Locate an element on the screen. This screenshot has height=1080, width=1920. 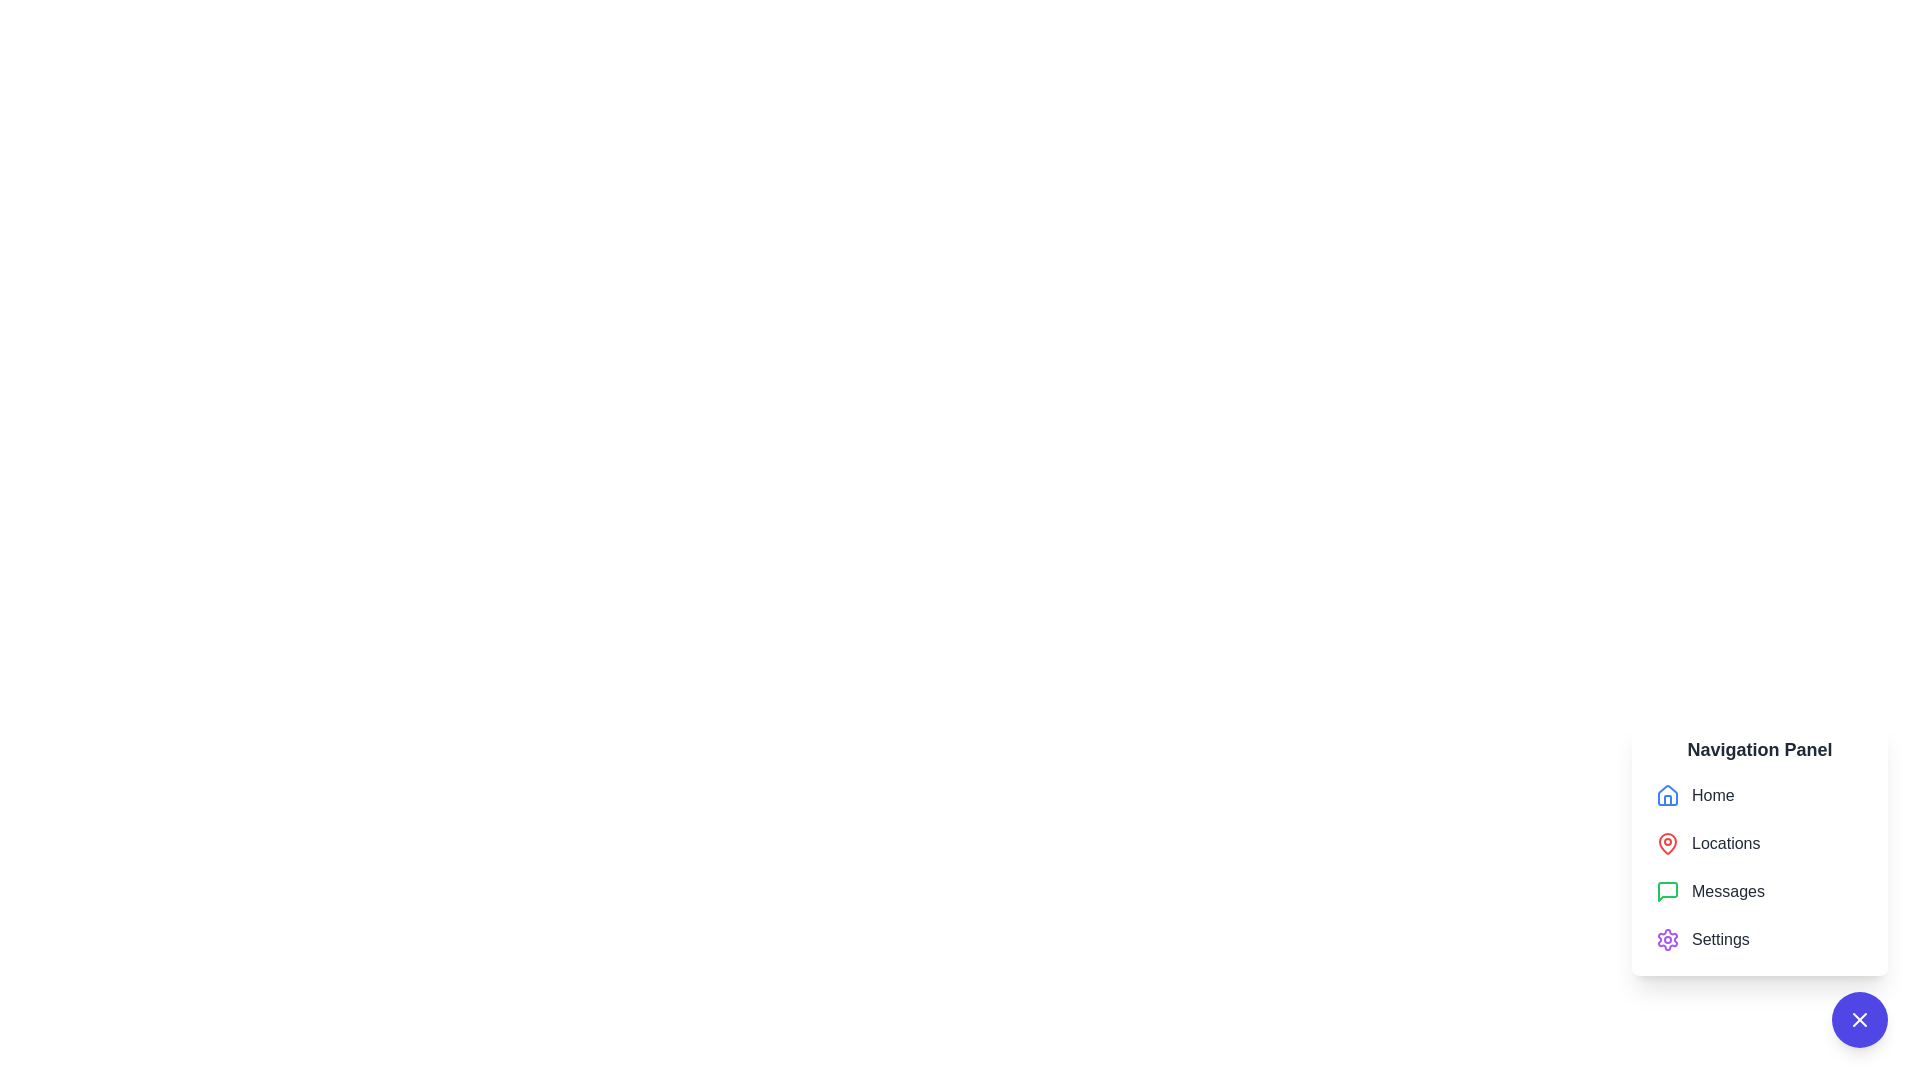
the 'Messages' menu item, identifiable by its green speech bubble icon, which is the third item in the vertical list of navigation options on the white card at the bottom-right corner of the interface is located at coordinates (1760, 882).